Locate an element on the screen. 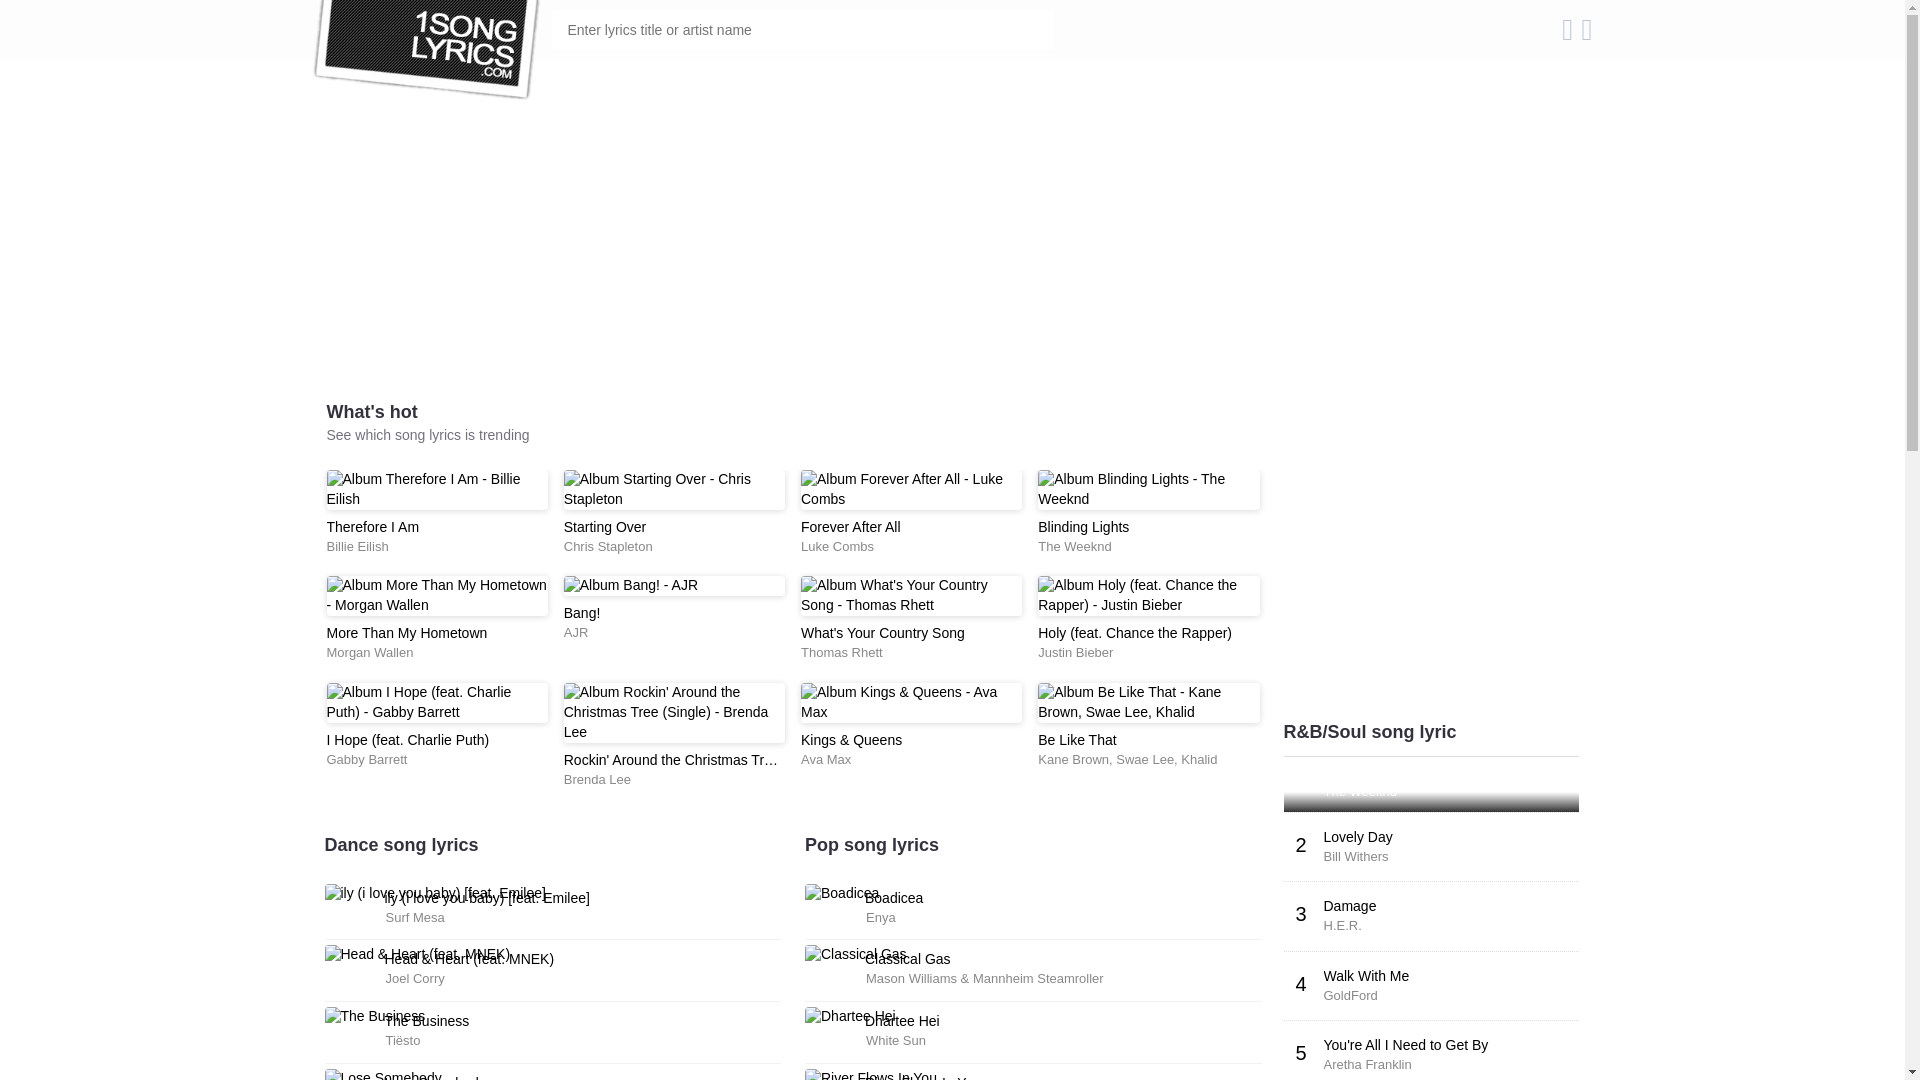 This screenshot has width=1920, height=1080. 'The Business' is located at coordinates (384, 1021).